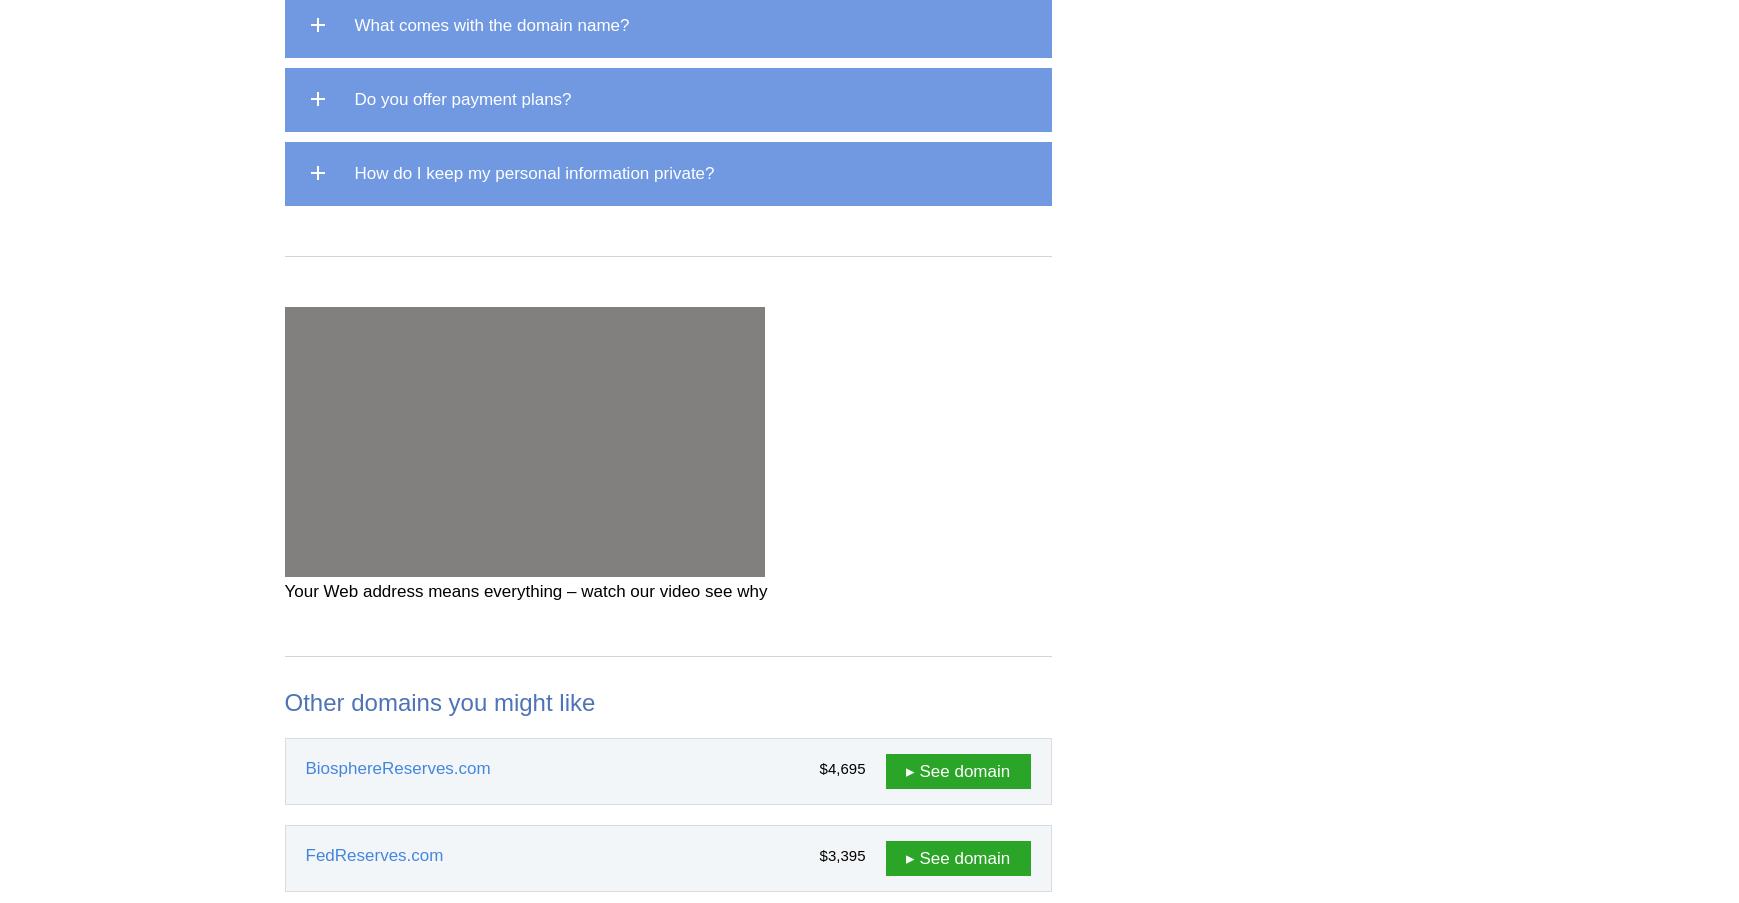 The width and height of the screenshot is (1739, 903). Describe the element at coordinates (491, 24) in the screenshot. I see `'What comes with the domain name?'` at that location.